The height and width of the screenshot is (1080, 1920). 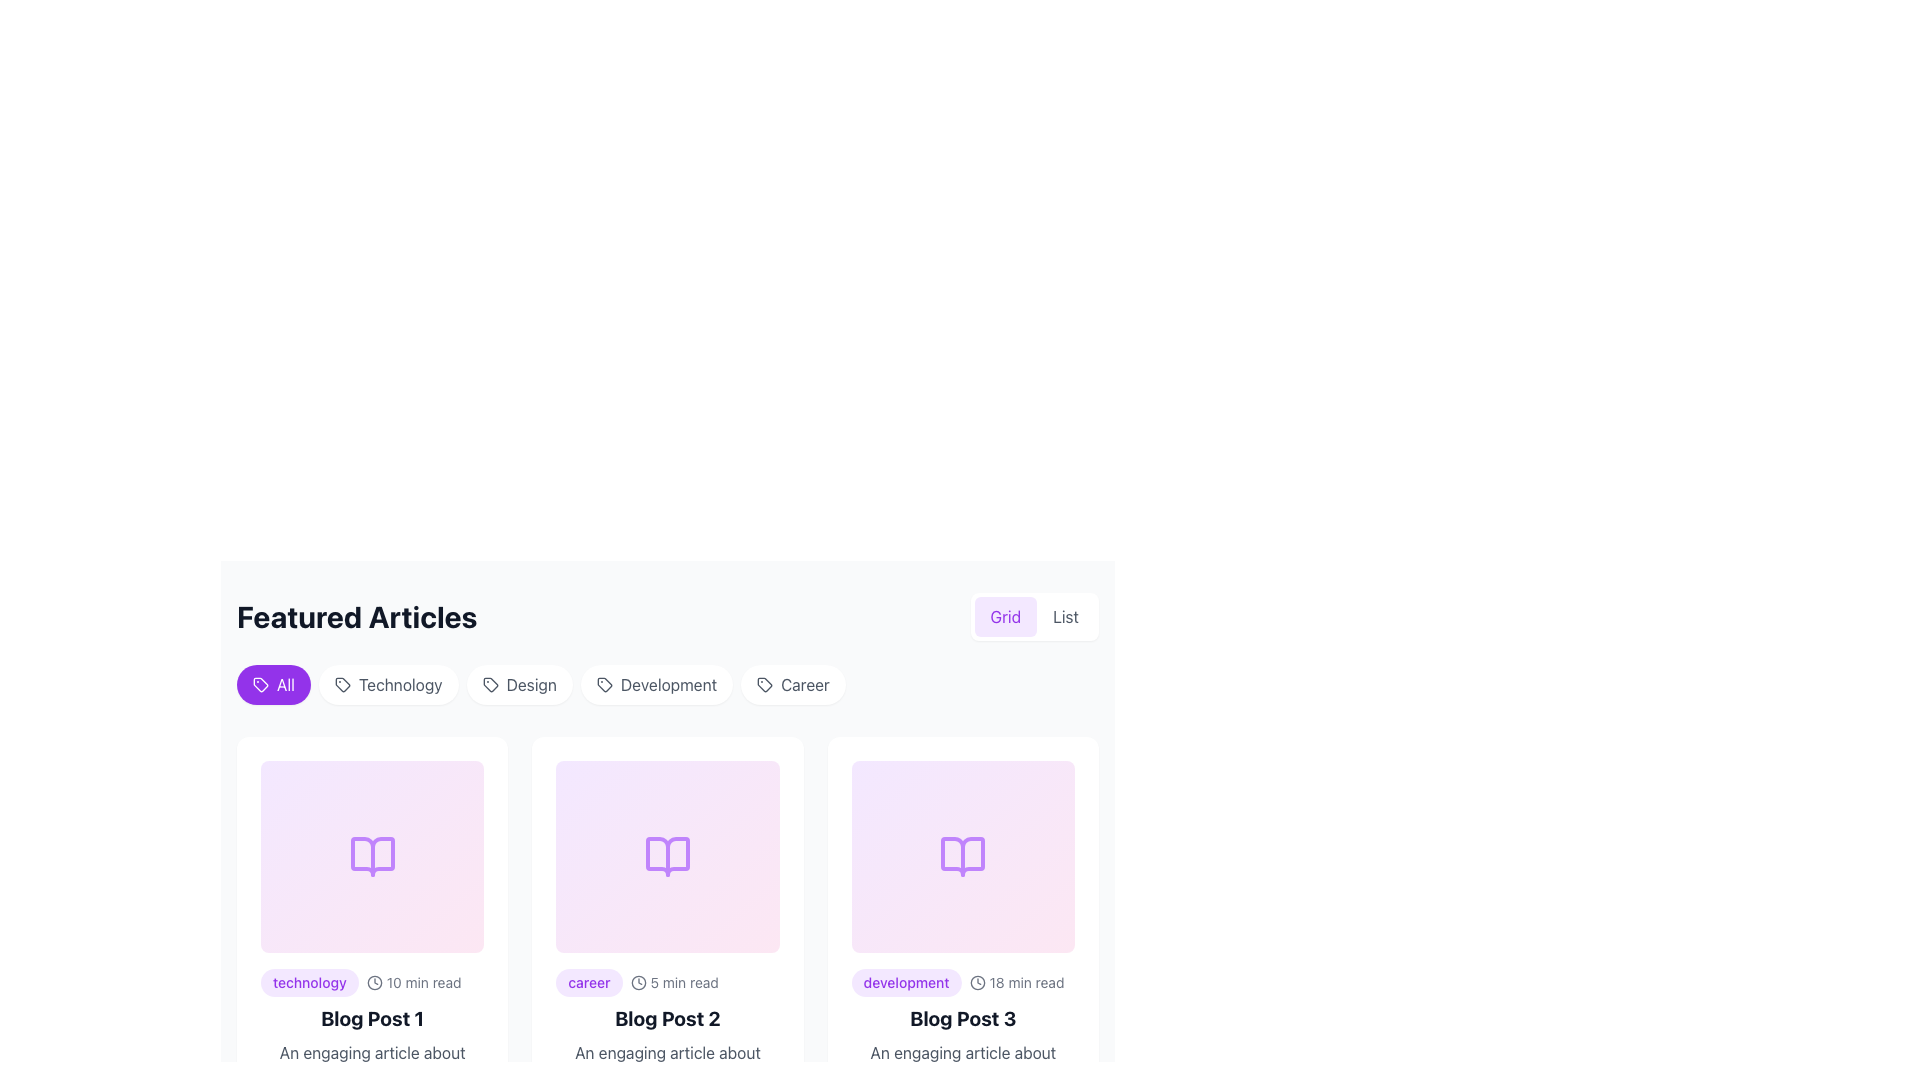 What do you see at coordinates (372, 1018) in the screenshot?
I see `static text heading that boldly displays 'Blog Post 1', styled with a large font size and dark gray color, positioned below the tag 'technology'` at bounding box center [372, 1018].